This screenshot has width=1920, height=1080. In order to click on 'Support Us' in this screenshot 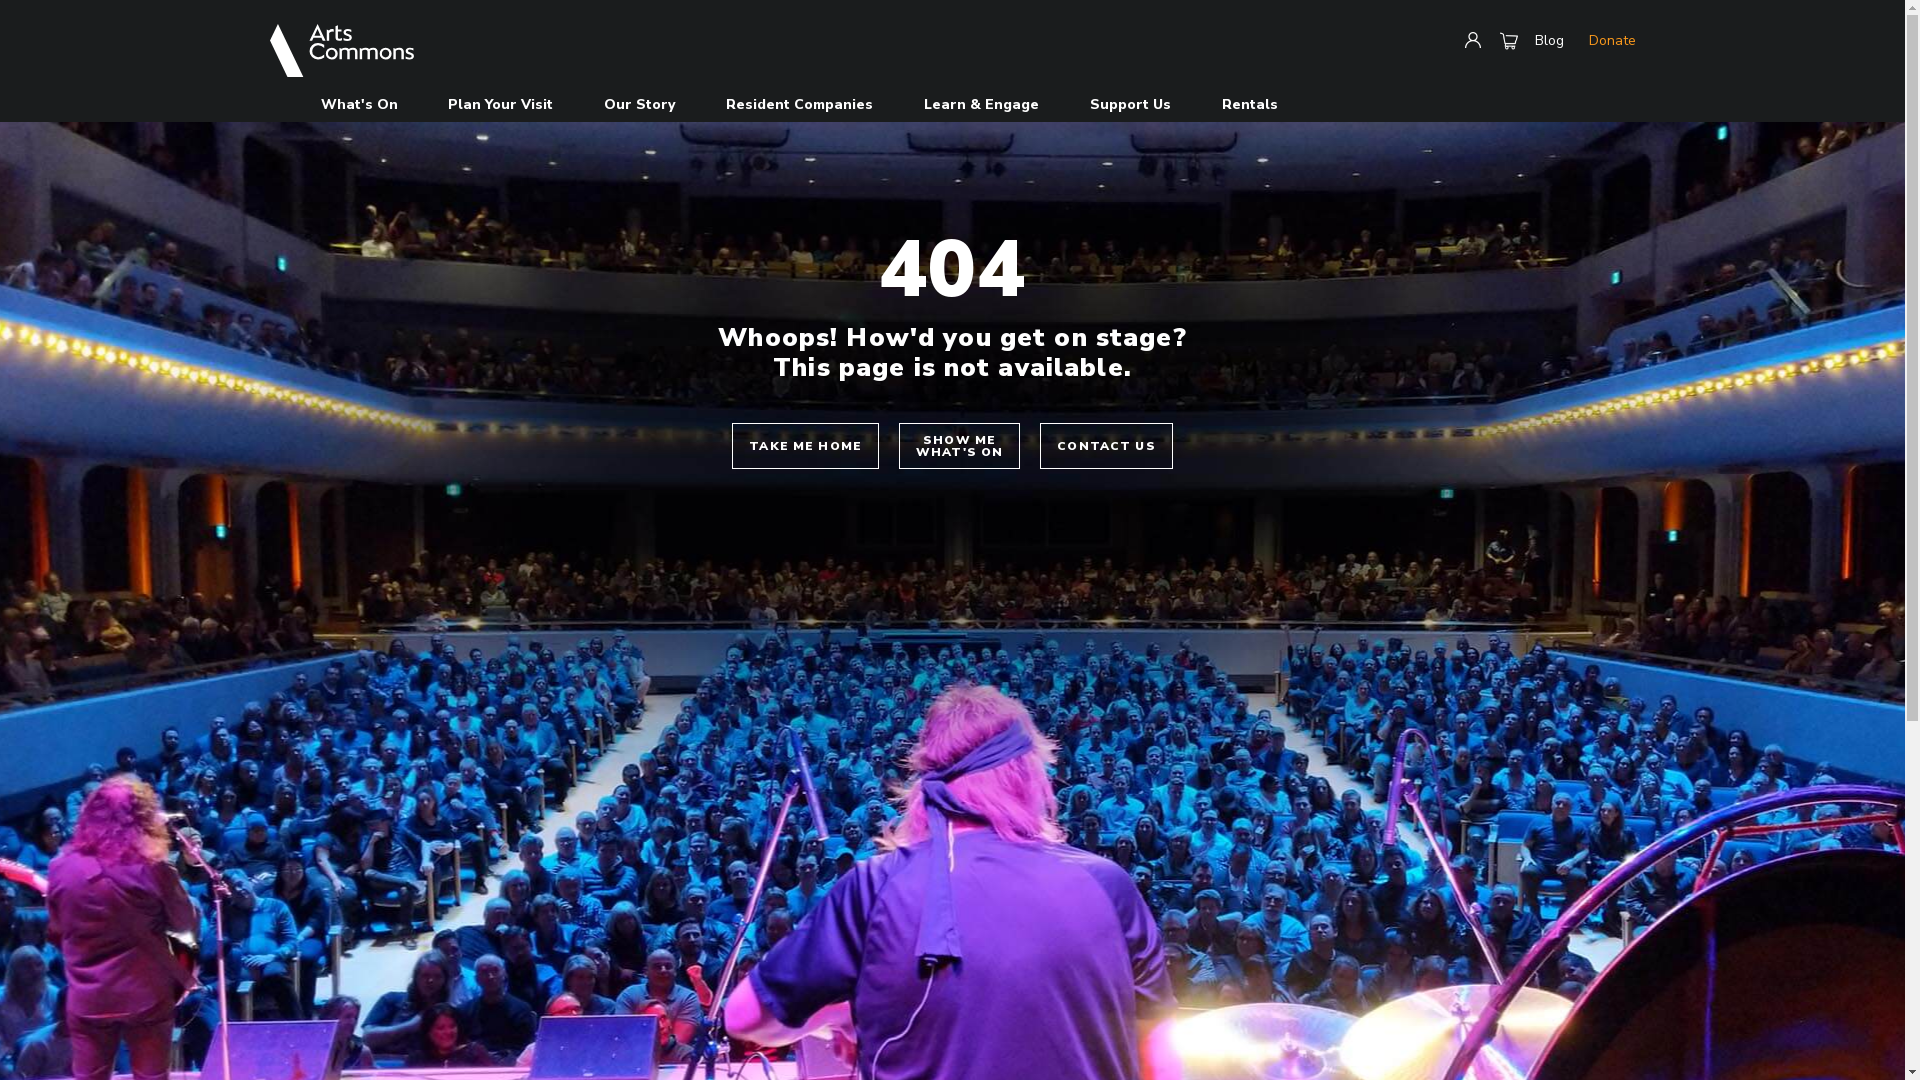, I will do `click(1078, 104)`.